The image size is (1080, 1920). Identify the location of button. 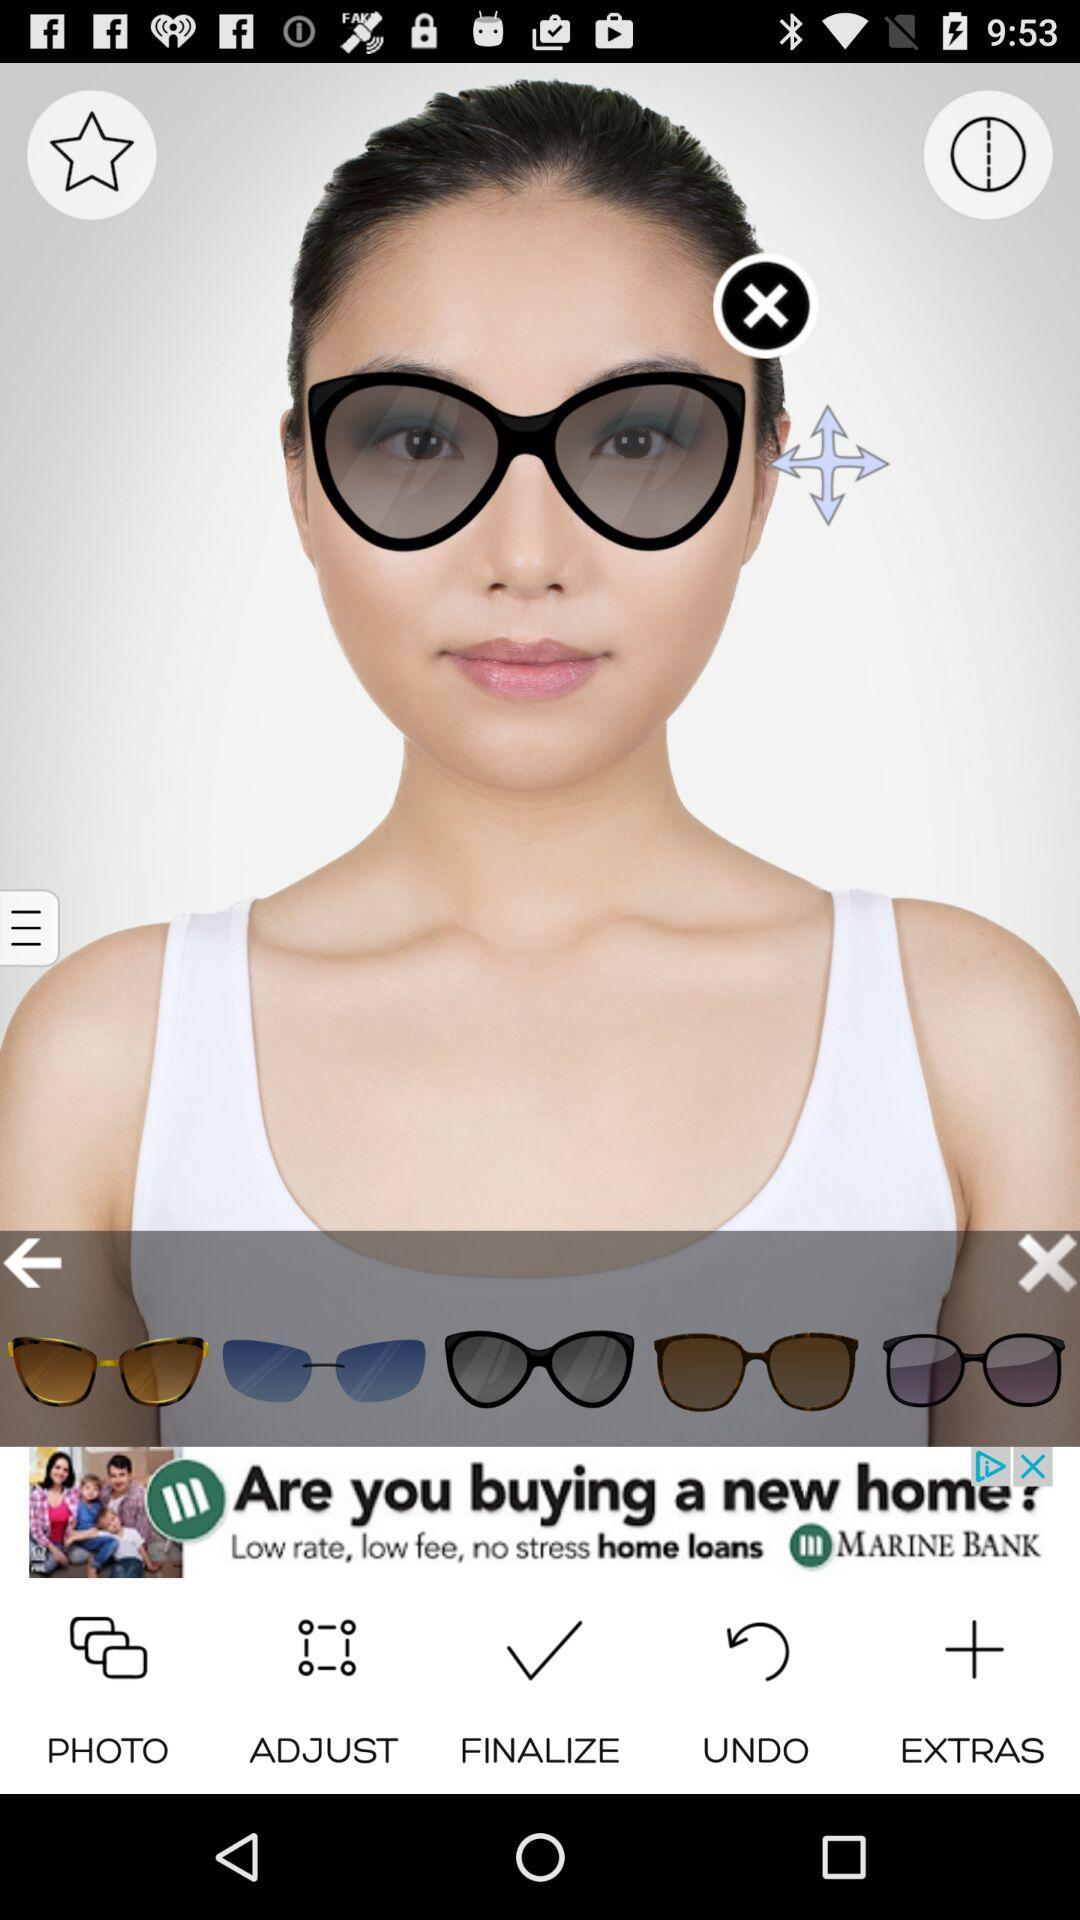
(1046, 1261).